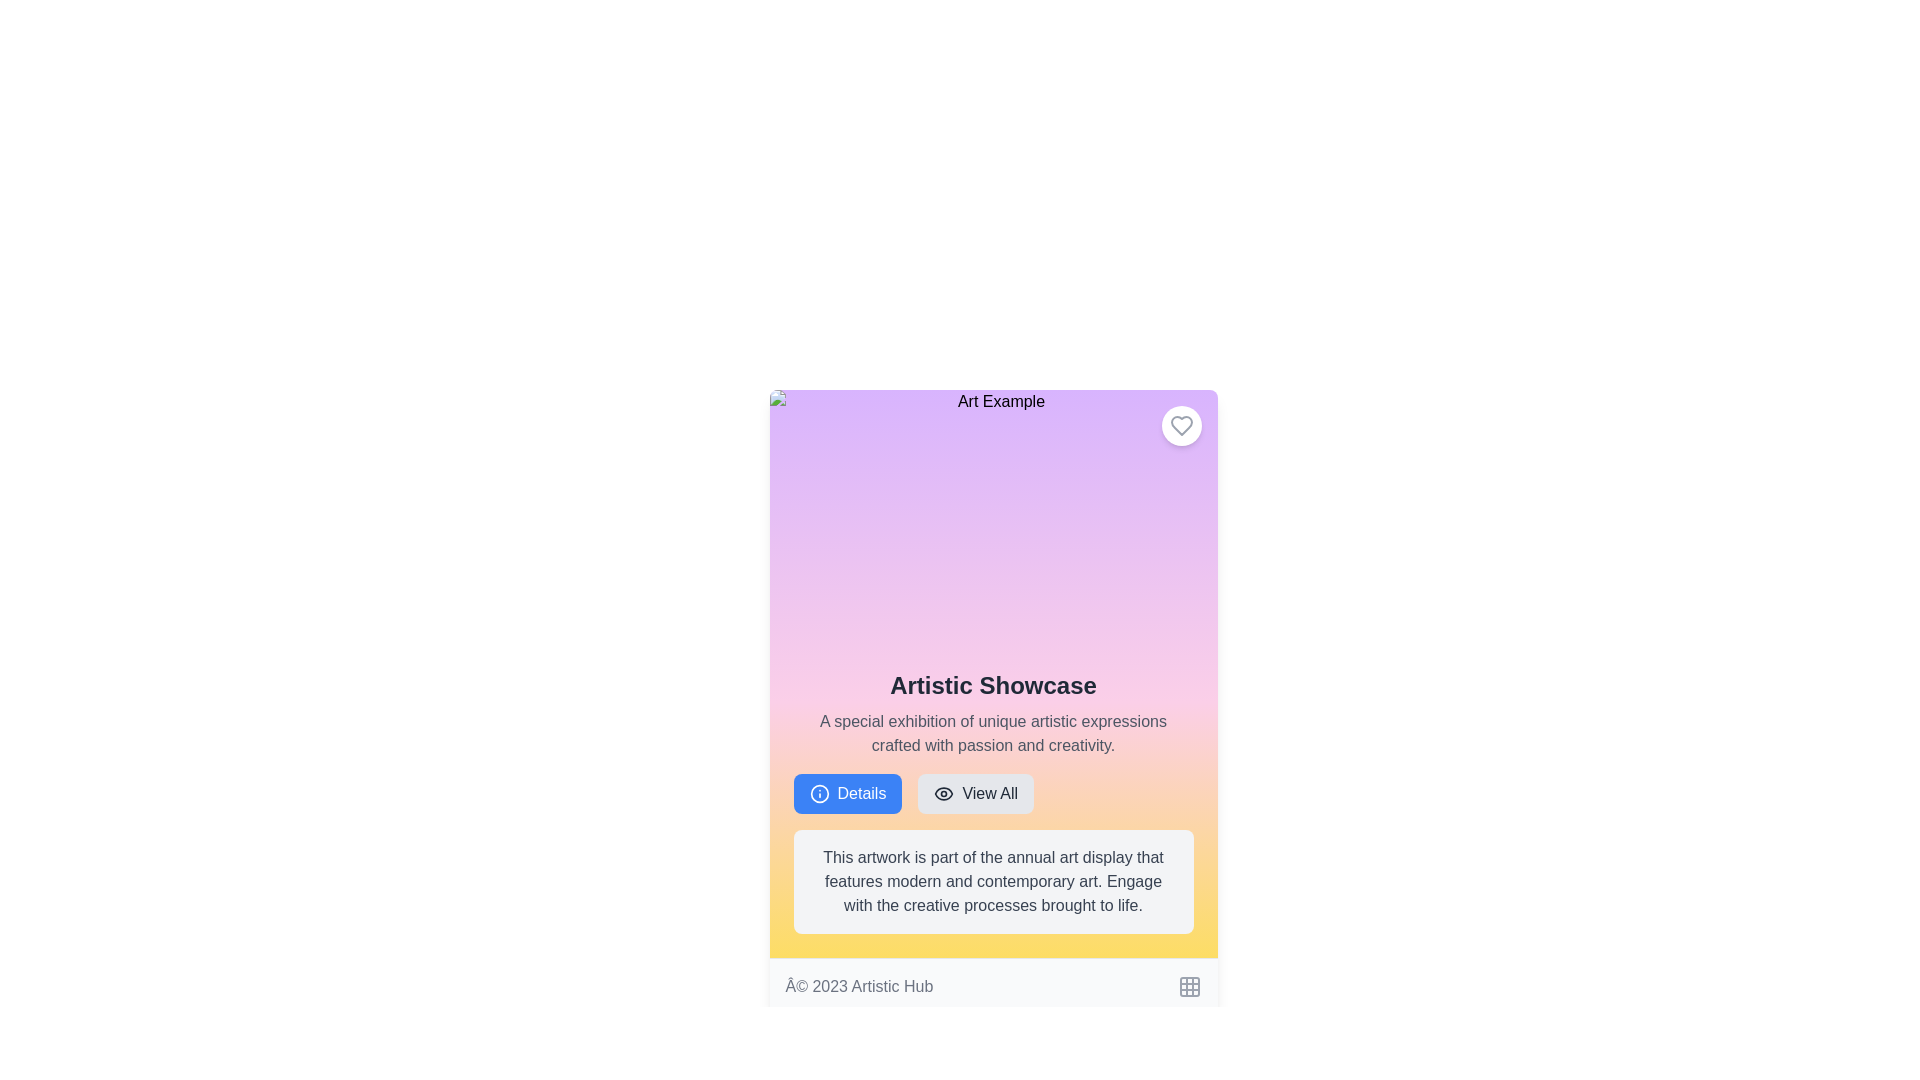 The width and height of the screenshot is (1920, 1080). Describe the element at coordinates (943, 793) in the screenshot. I see `the graphical eye icon embedded in the 'View All' button located at the bottom of the card interface, positioned to the left of the button text` at that location.